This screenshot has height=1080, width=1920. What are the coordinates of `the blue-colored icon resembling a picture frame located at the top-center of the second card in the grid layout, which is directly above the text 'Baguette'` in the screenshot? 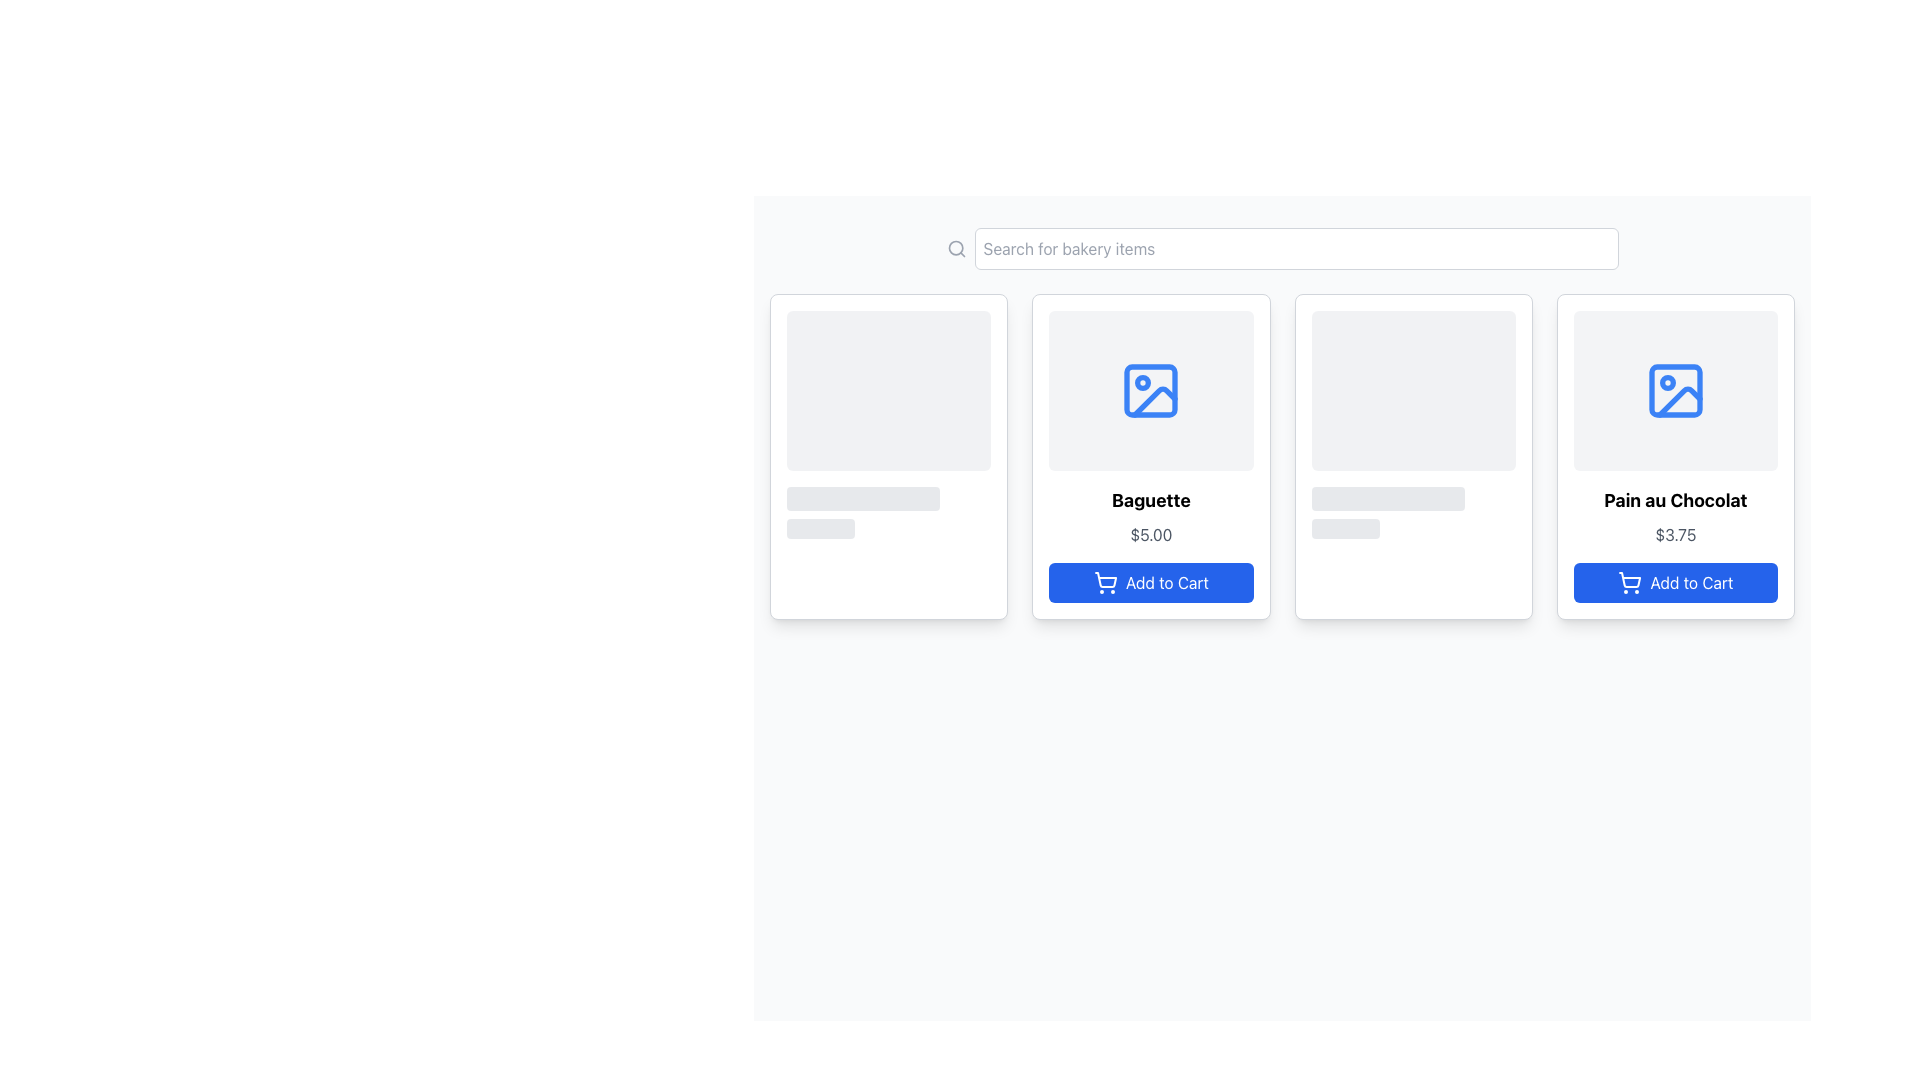 It's located at (1151, 390).